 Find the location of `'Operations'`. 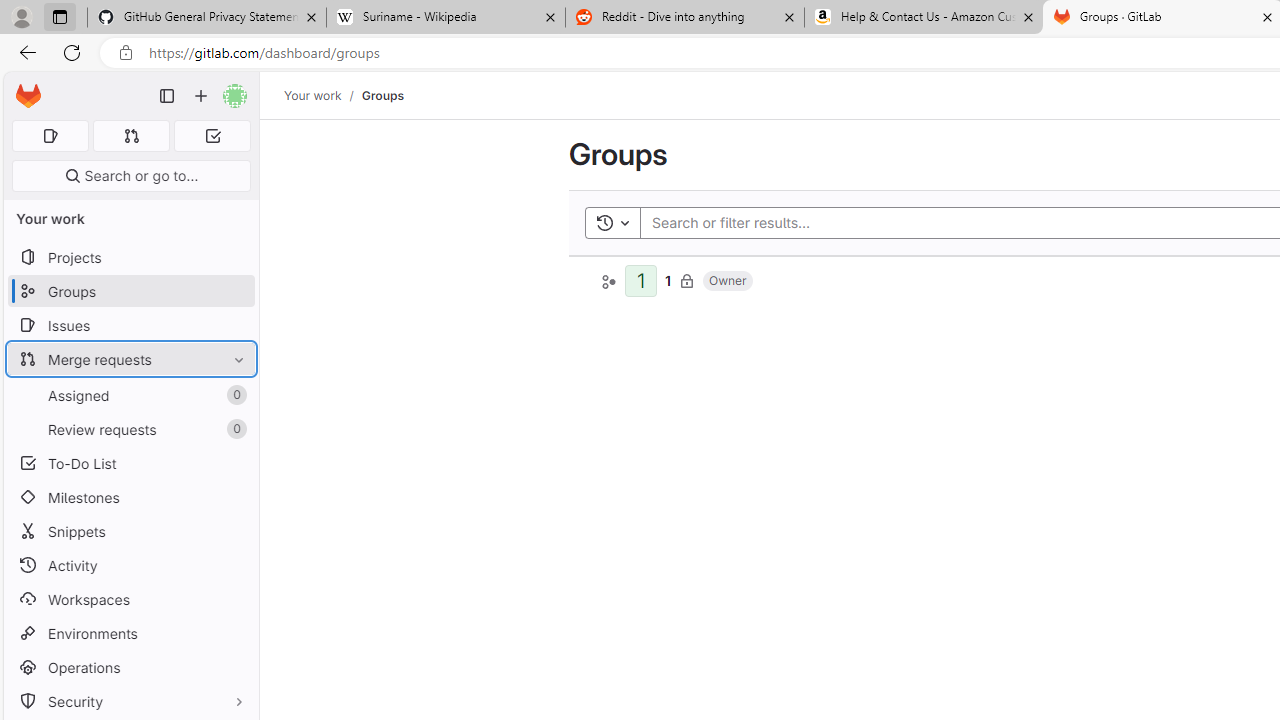

'Operations' is located at coordinates (130, 667).